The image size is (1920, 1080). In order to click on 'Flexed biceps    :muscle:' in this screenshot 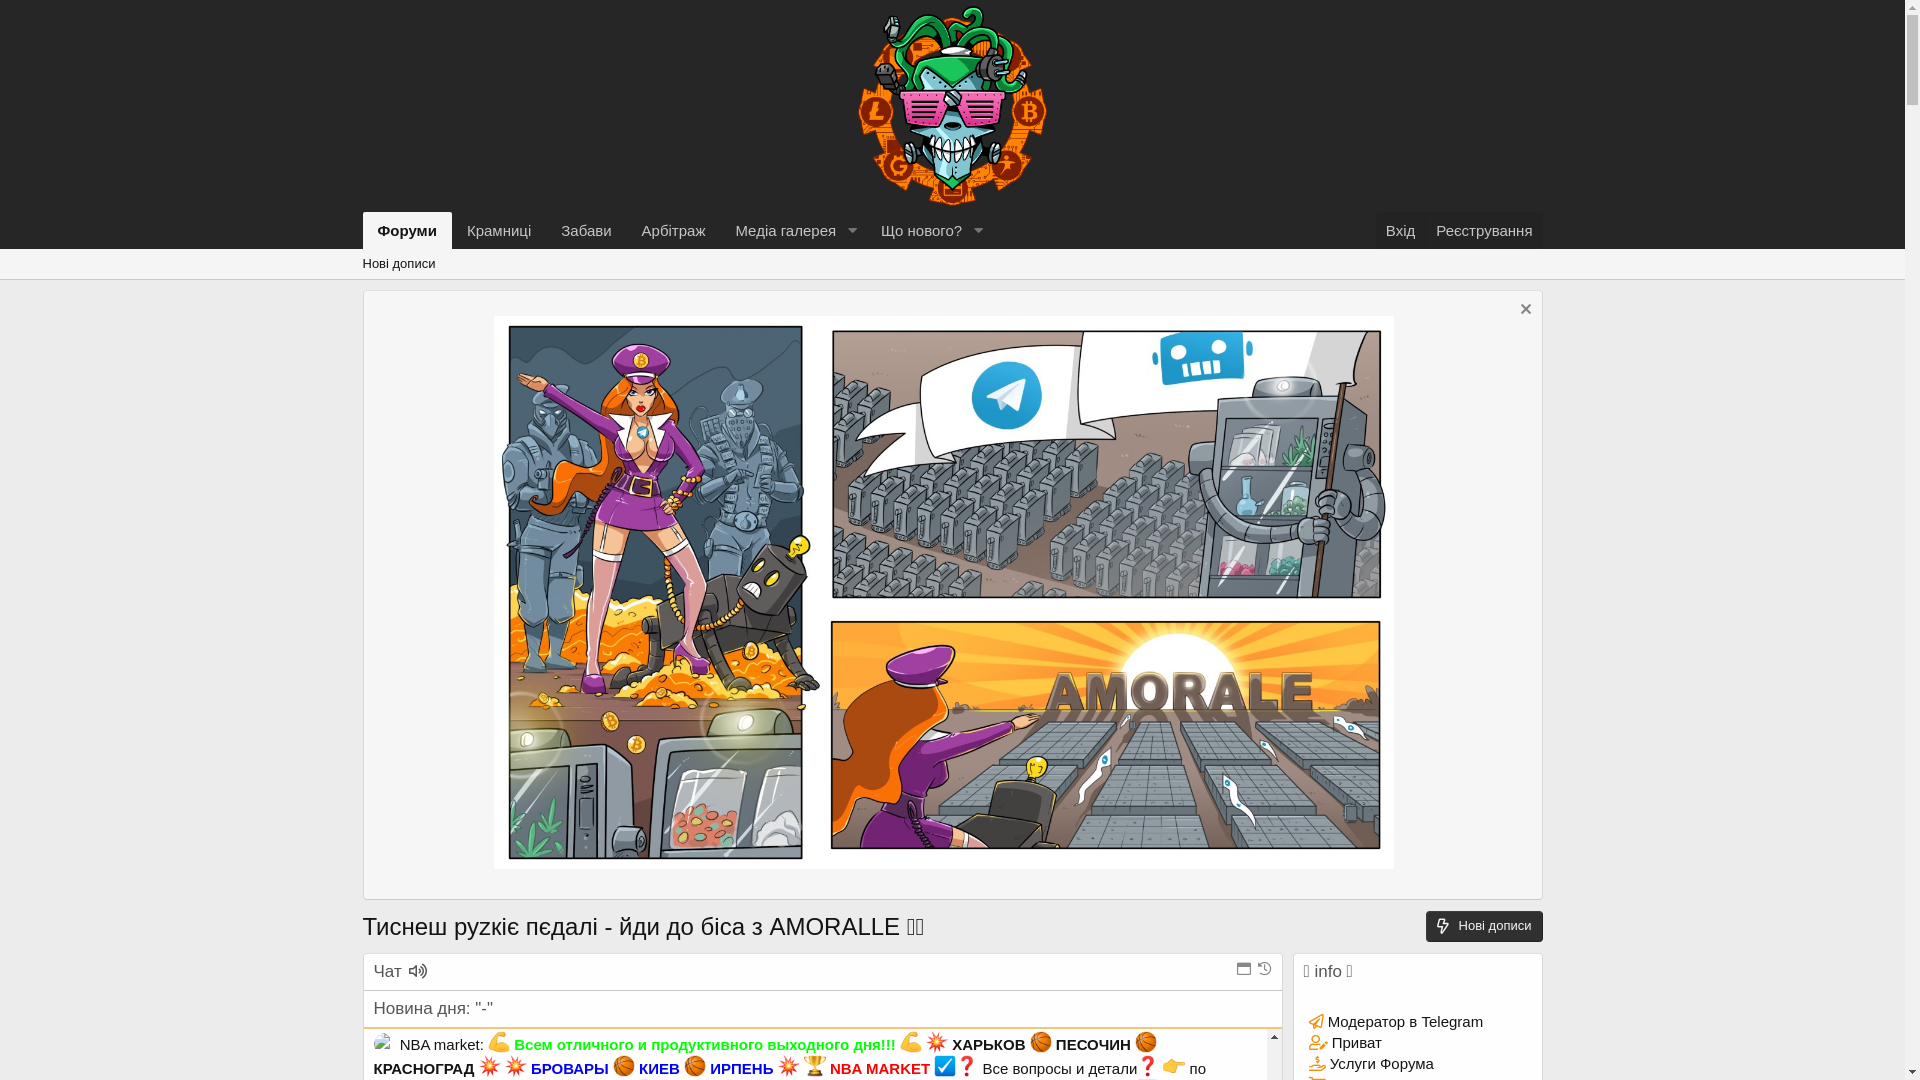, I will do `click(499, 1040)`.